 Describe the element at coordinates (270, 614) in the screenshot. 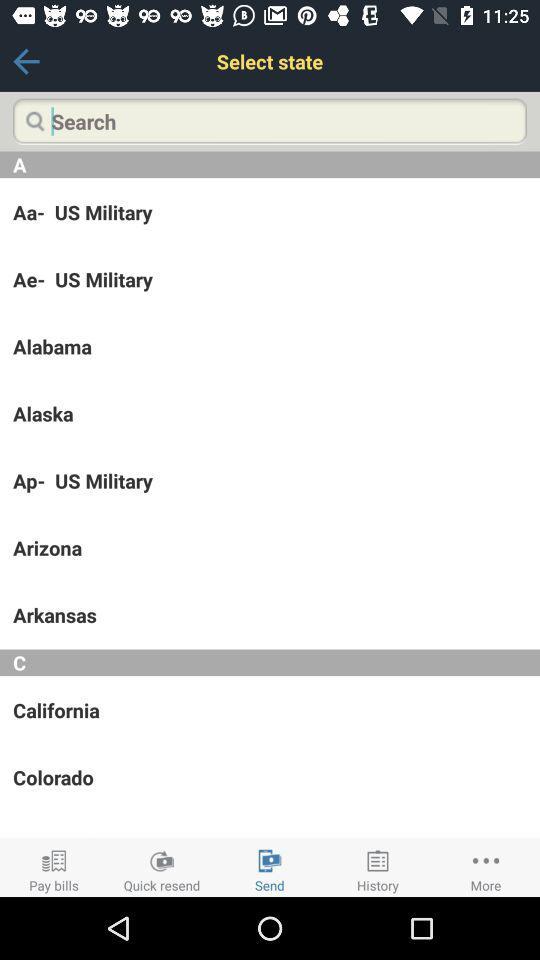

I see `arkansas app` at that location.